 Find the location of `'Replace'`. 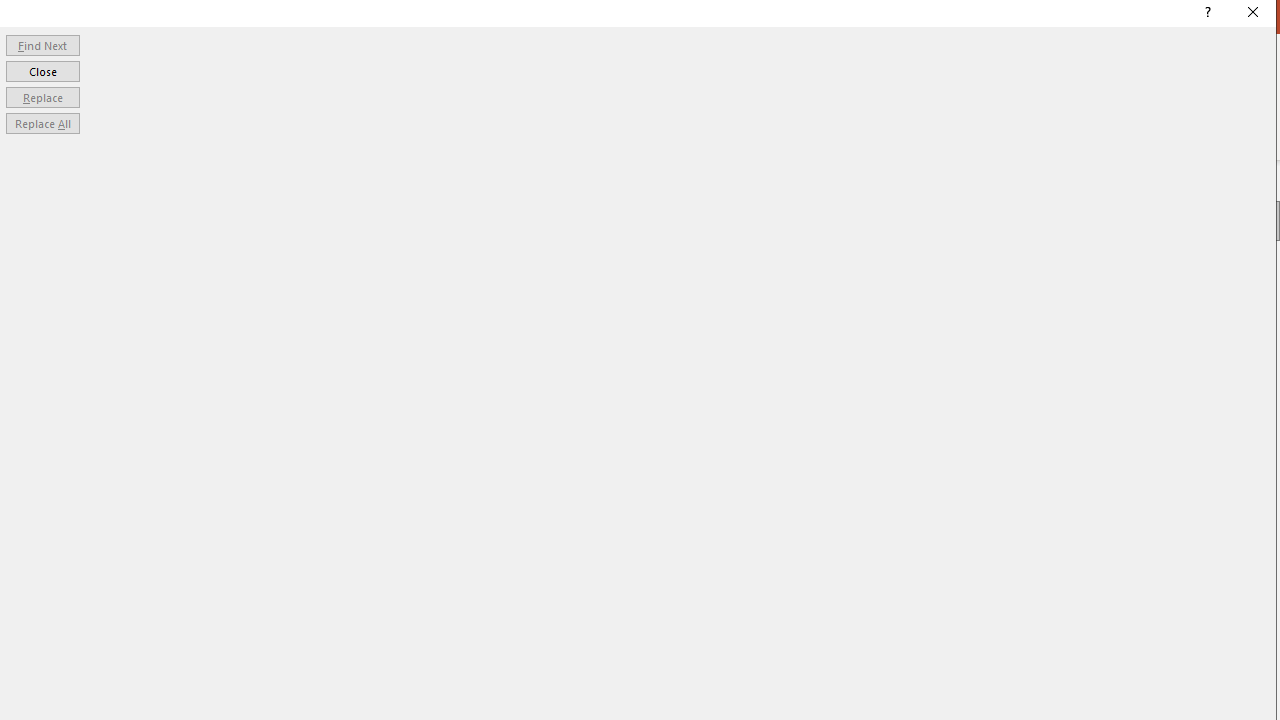

'Replace' is located at coordinates (42, 97).